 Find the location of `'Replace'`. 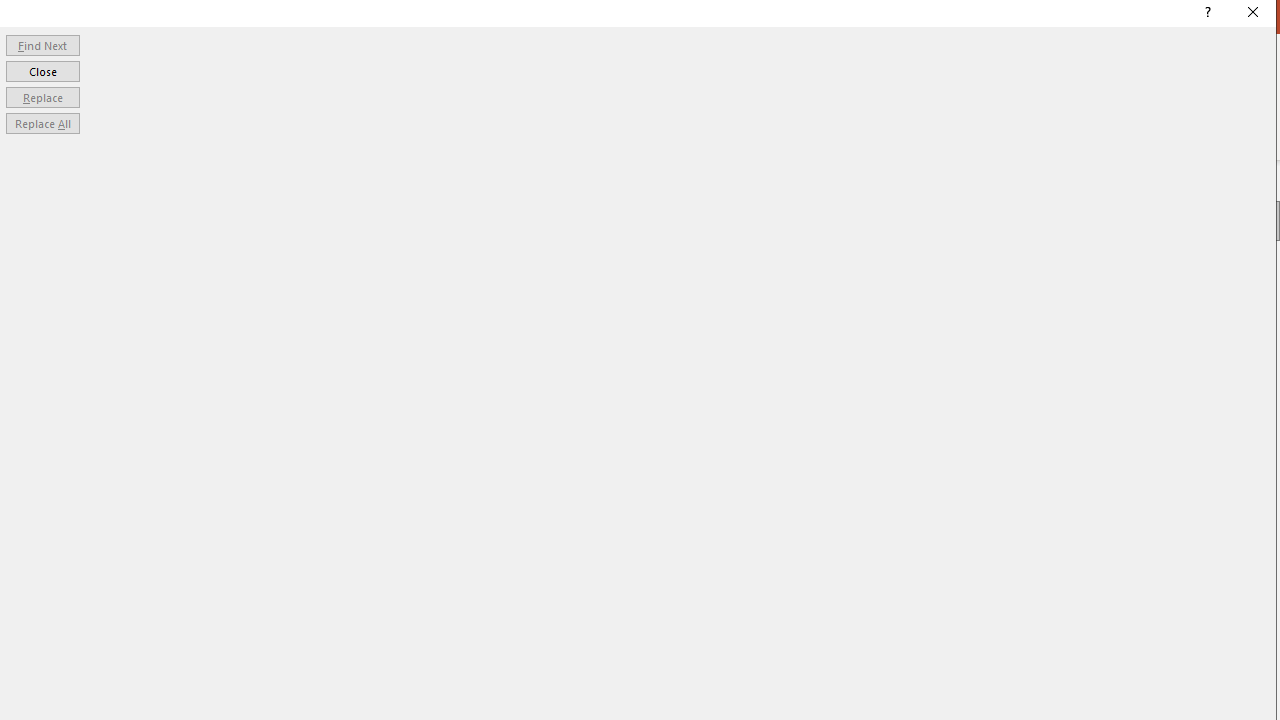

'Replace' is located at coordinates (42, 97).